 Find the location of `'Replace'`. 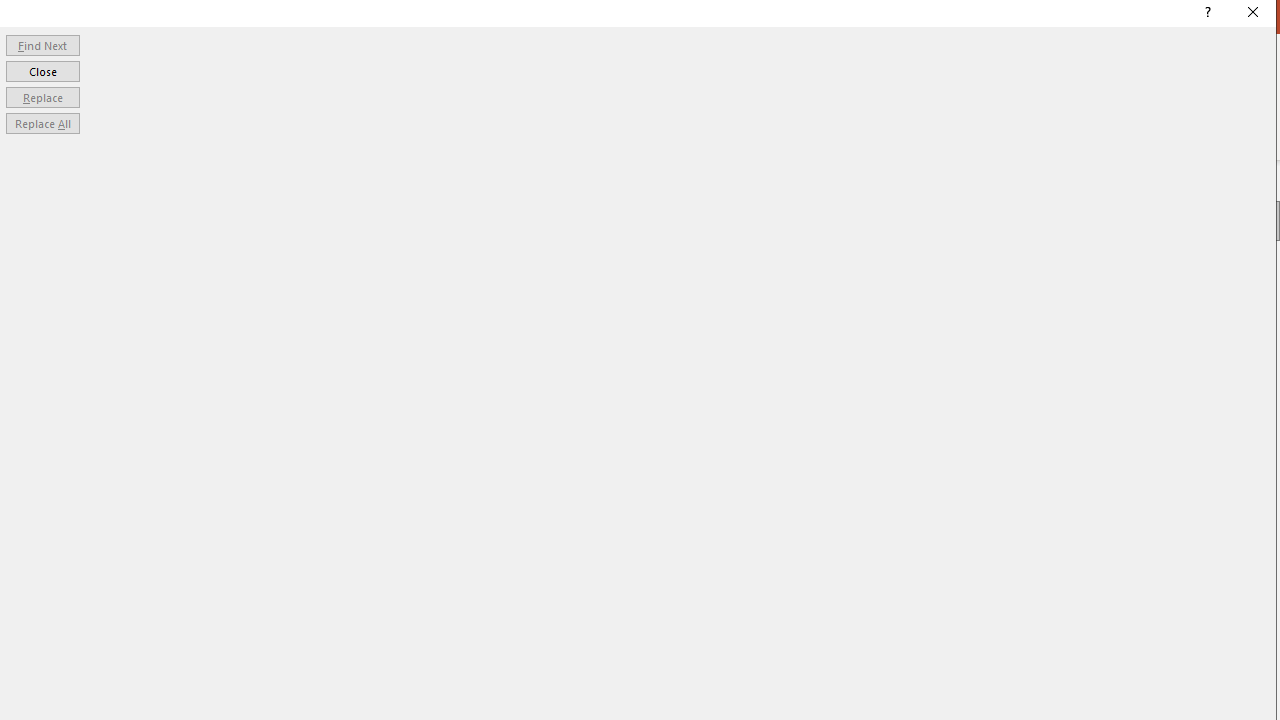

'Replace' is located at coordinates (42, 97).